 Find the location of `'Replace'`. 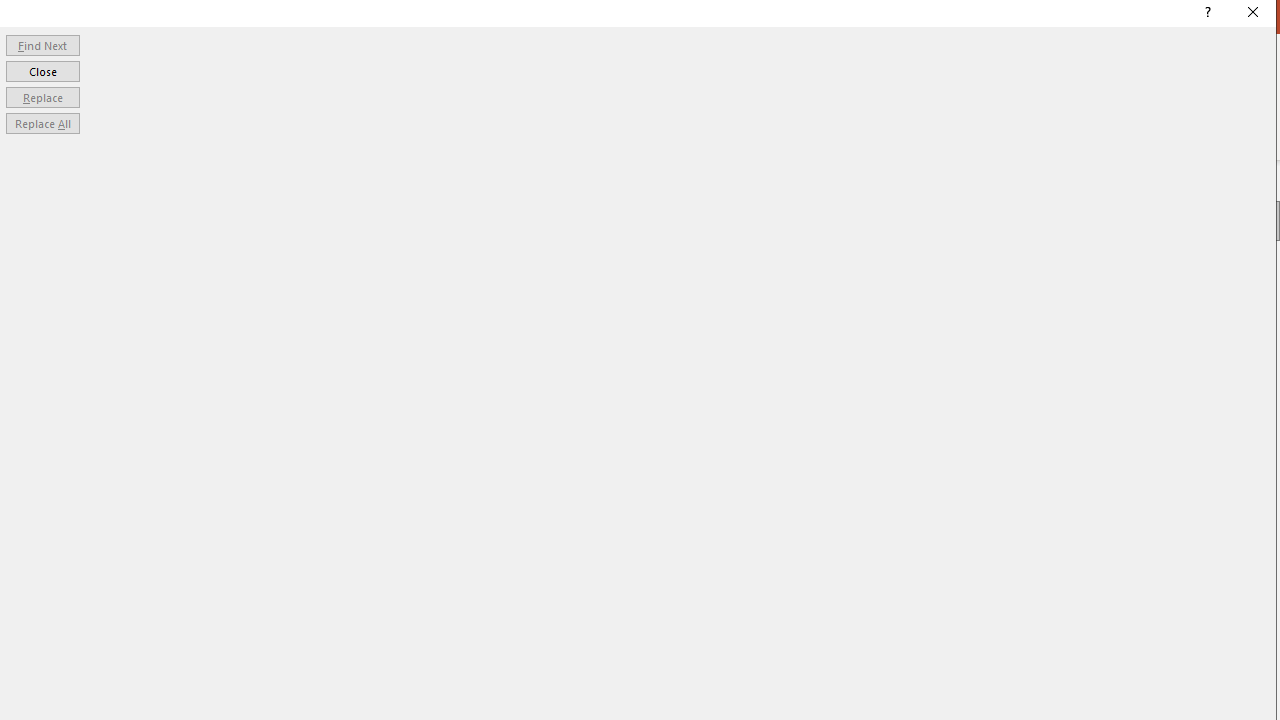

'Replace' is located at coordinates (42, 97).